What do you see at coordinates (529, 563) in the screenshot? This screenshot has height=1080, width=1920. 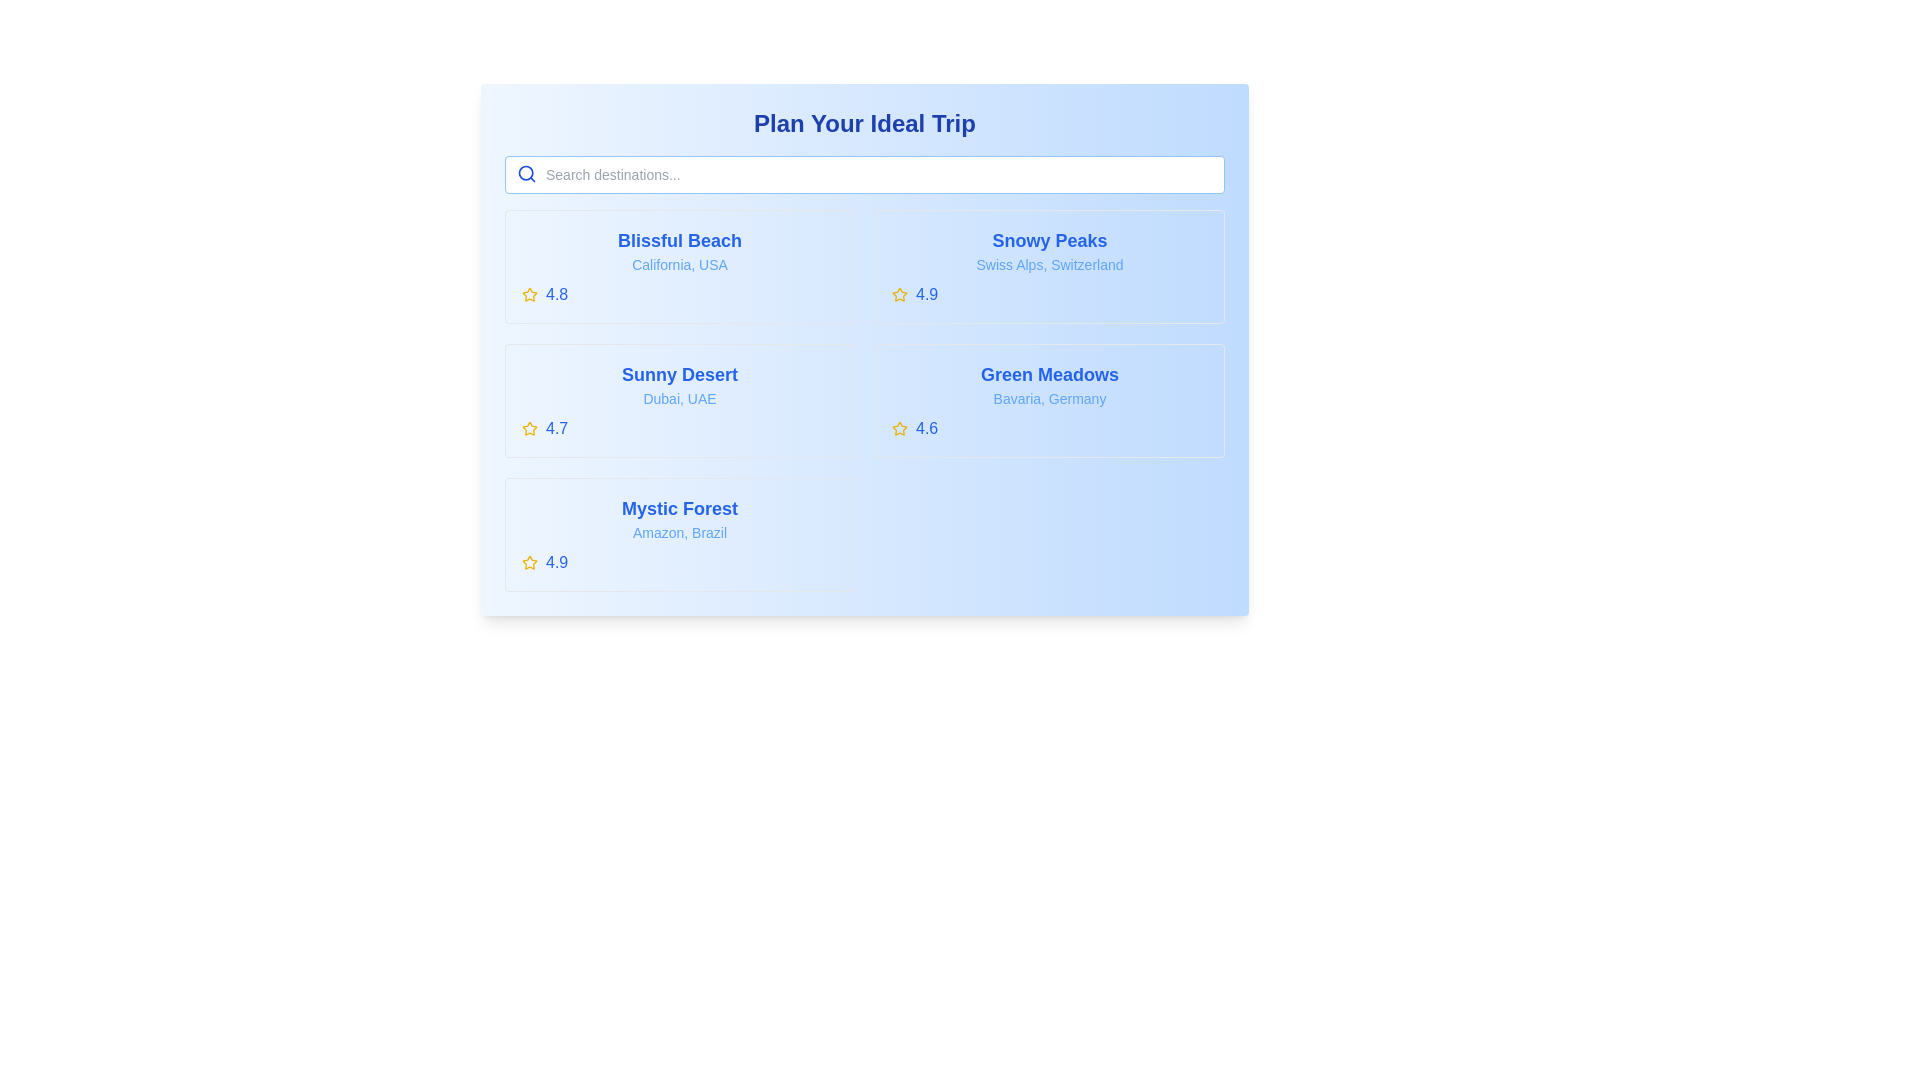 I see `the yellow star icon representing a rating of '4.9' located in the bottom left of the 'Mystic Forest' card in the 'Plan Your Ideal Trip' interface` at bounding box center [529, 563].